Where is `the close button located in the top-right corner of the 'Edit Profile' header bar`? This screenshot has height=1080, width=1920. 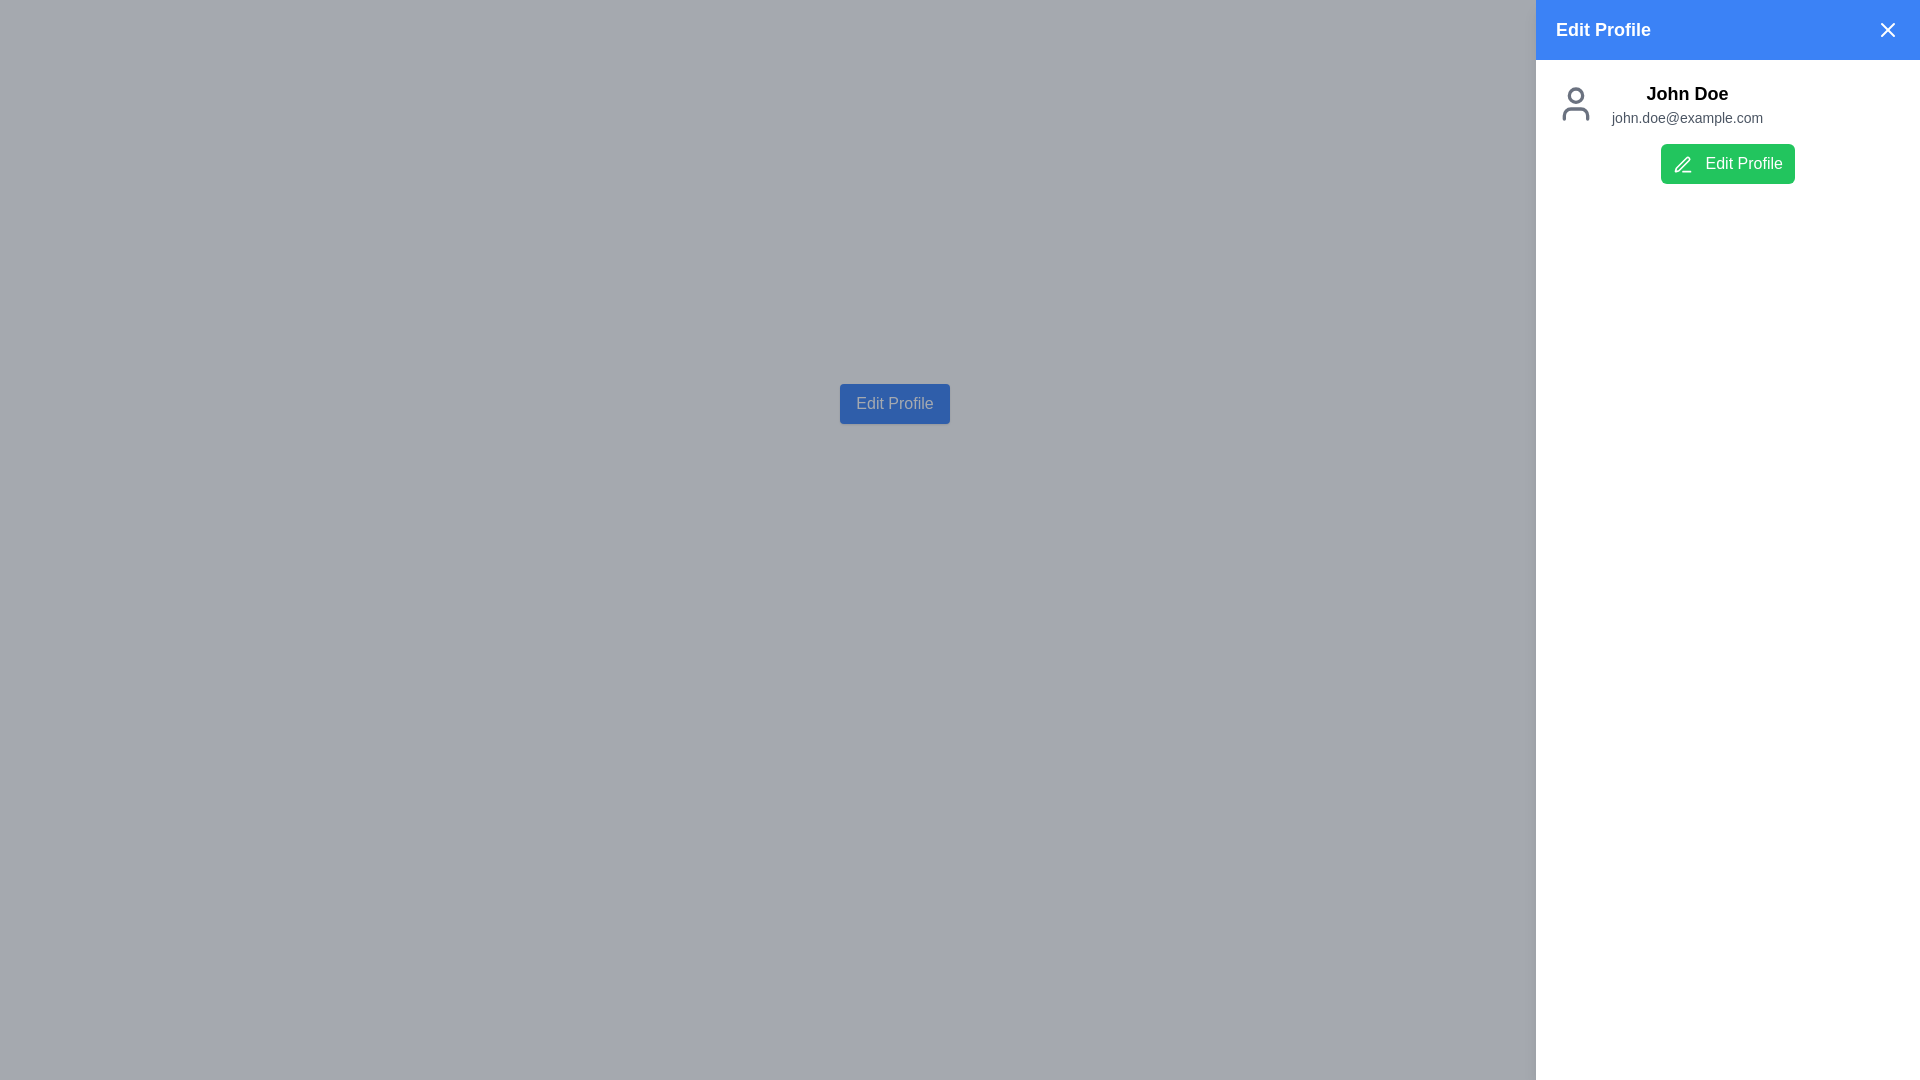
the close button located in the top-right corner of the 'Edit Profile' header bar is located at coordinates (1886, 30).